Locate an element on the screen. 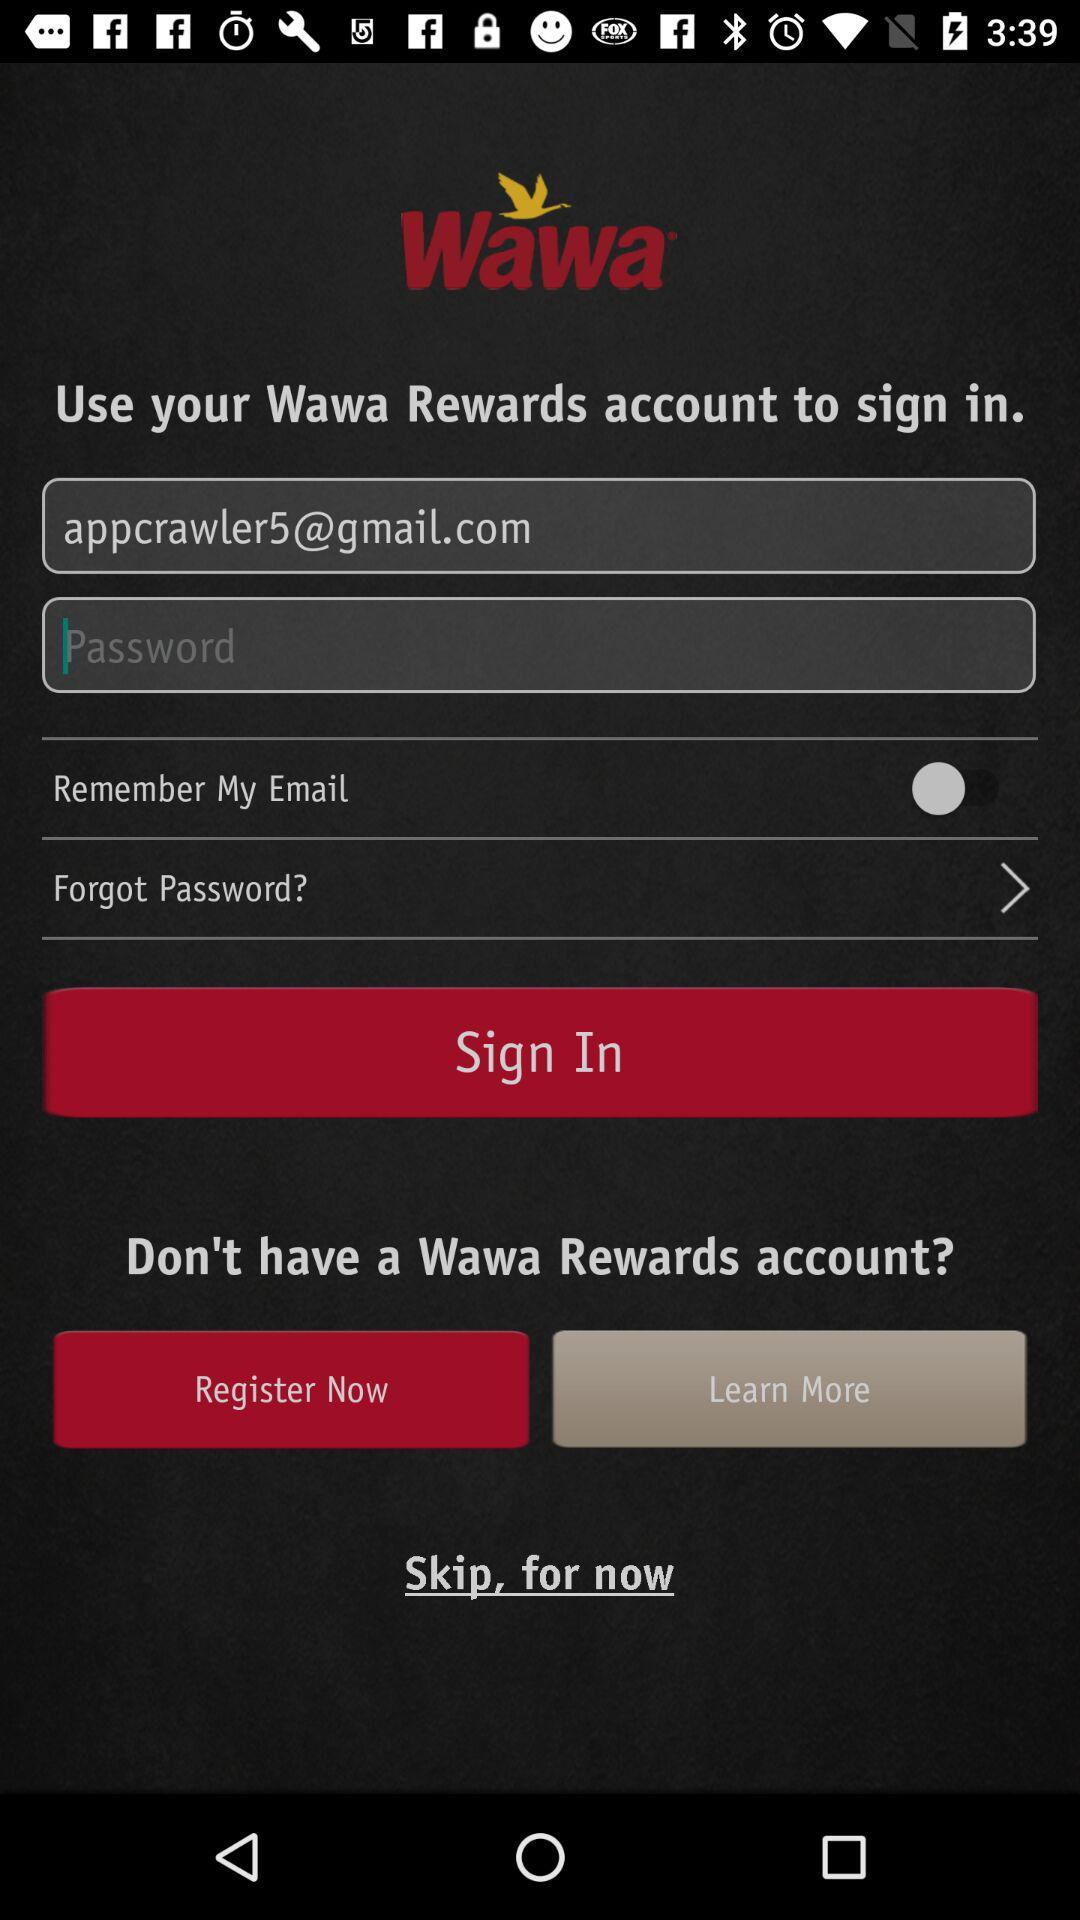 The image size is (1080, 1920). forgot password? icon is located at coordinates (522, 887).